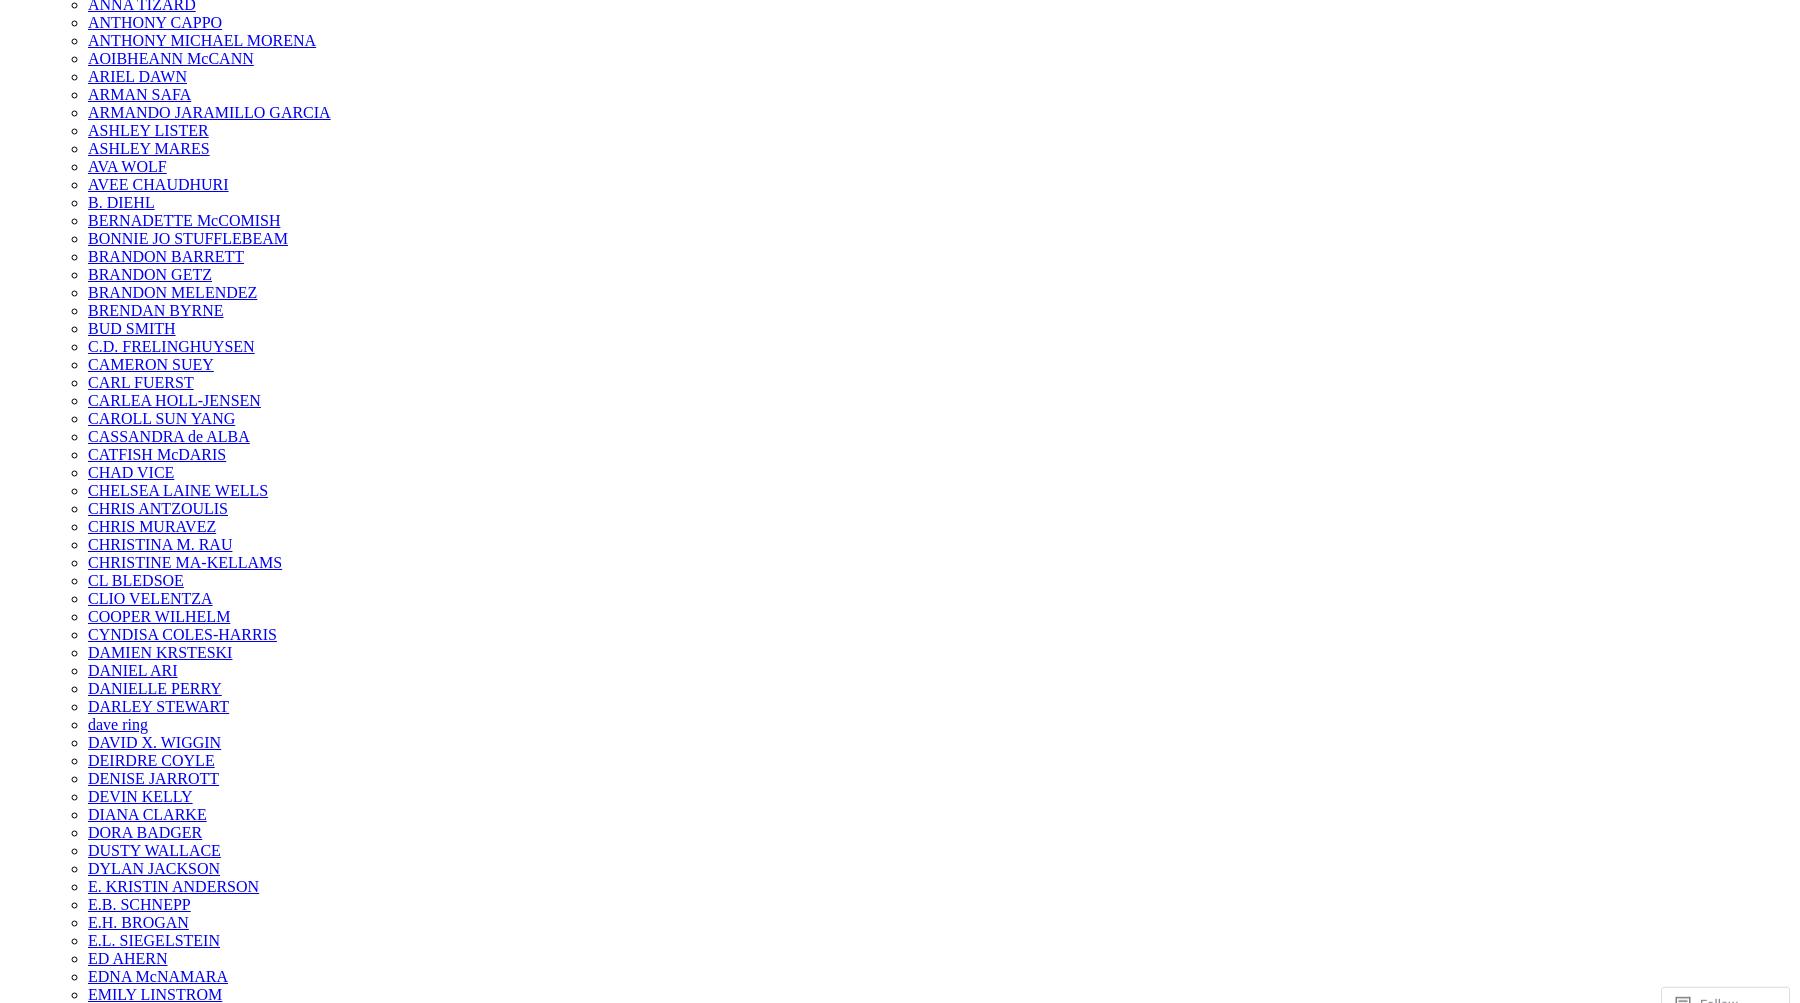  What do you see at coordinates (154, 868) in the screenshot?
I see `'DYLAN JACKSON'` at bounding box center [154, 868].